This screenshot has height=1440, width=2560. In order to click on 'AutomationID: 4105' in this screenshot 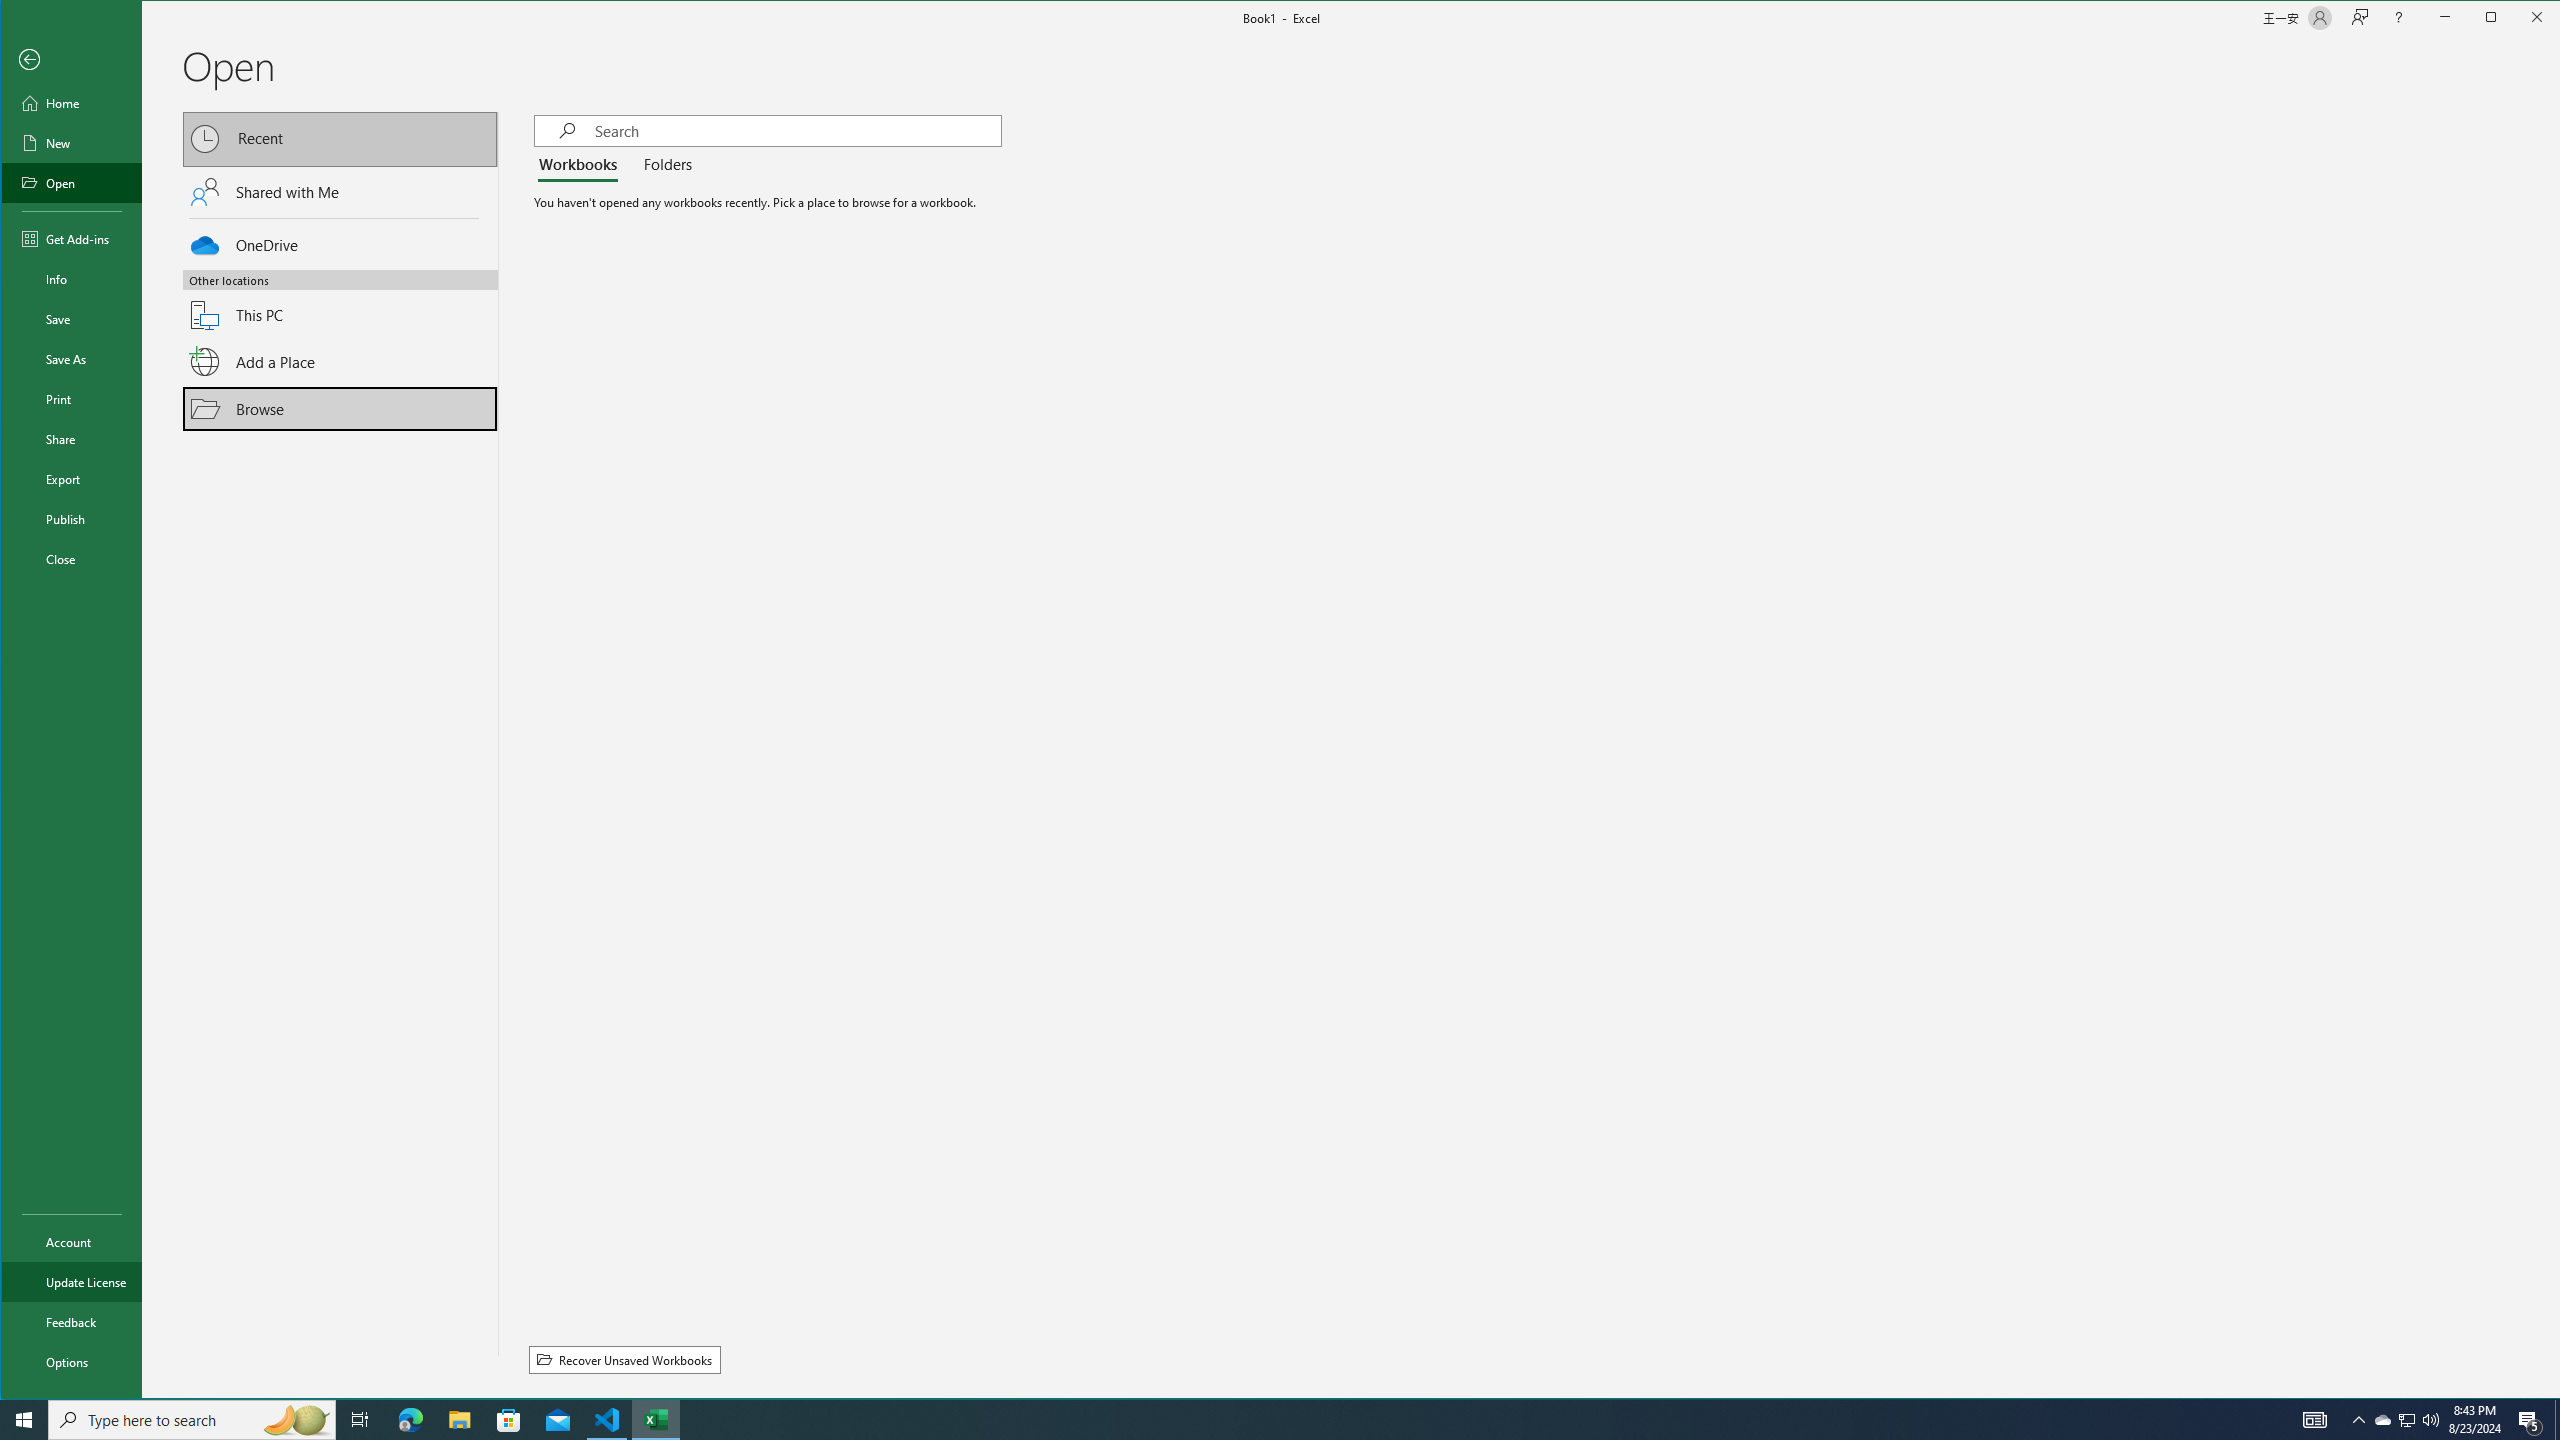, I will do `click(2315, 1418)`.